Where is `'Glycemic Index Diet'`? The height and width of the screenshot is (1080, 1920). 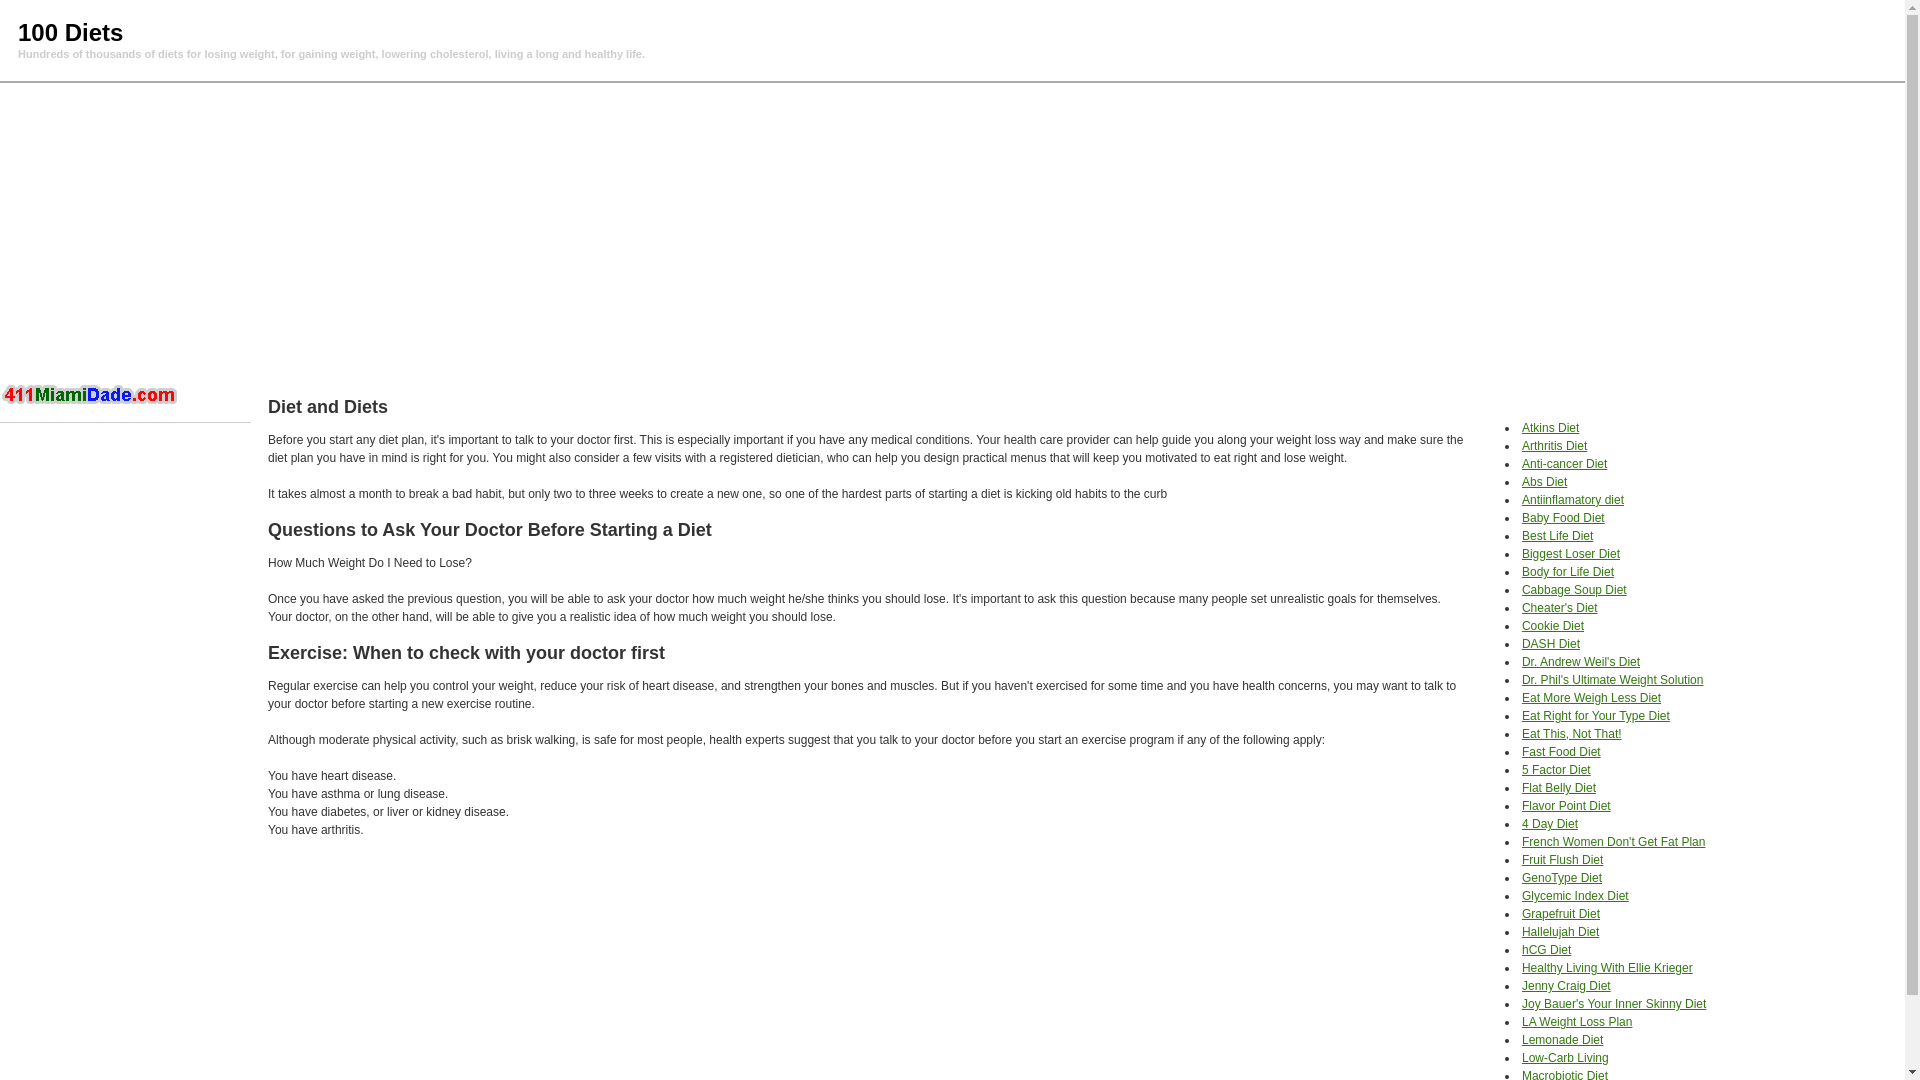 'Glycemic Index Diet' is located at coordinates (1520, 894).